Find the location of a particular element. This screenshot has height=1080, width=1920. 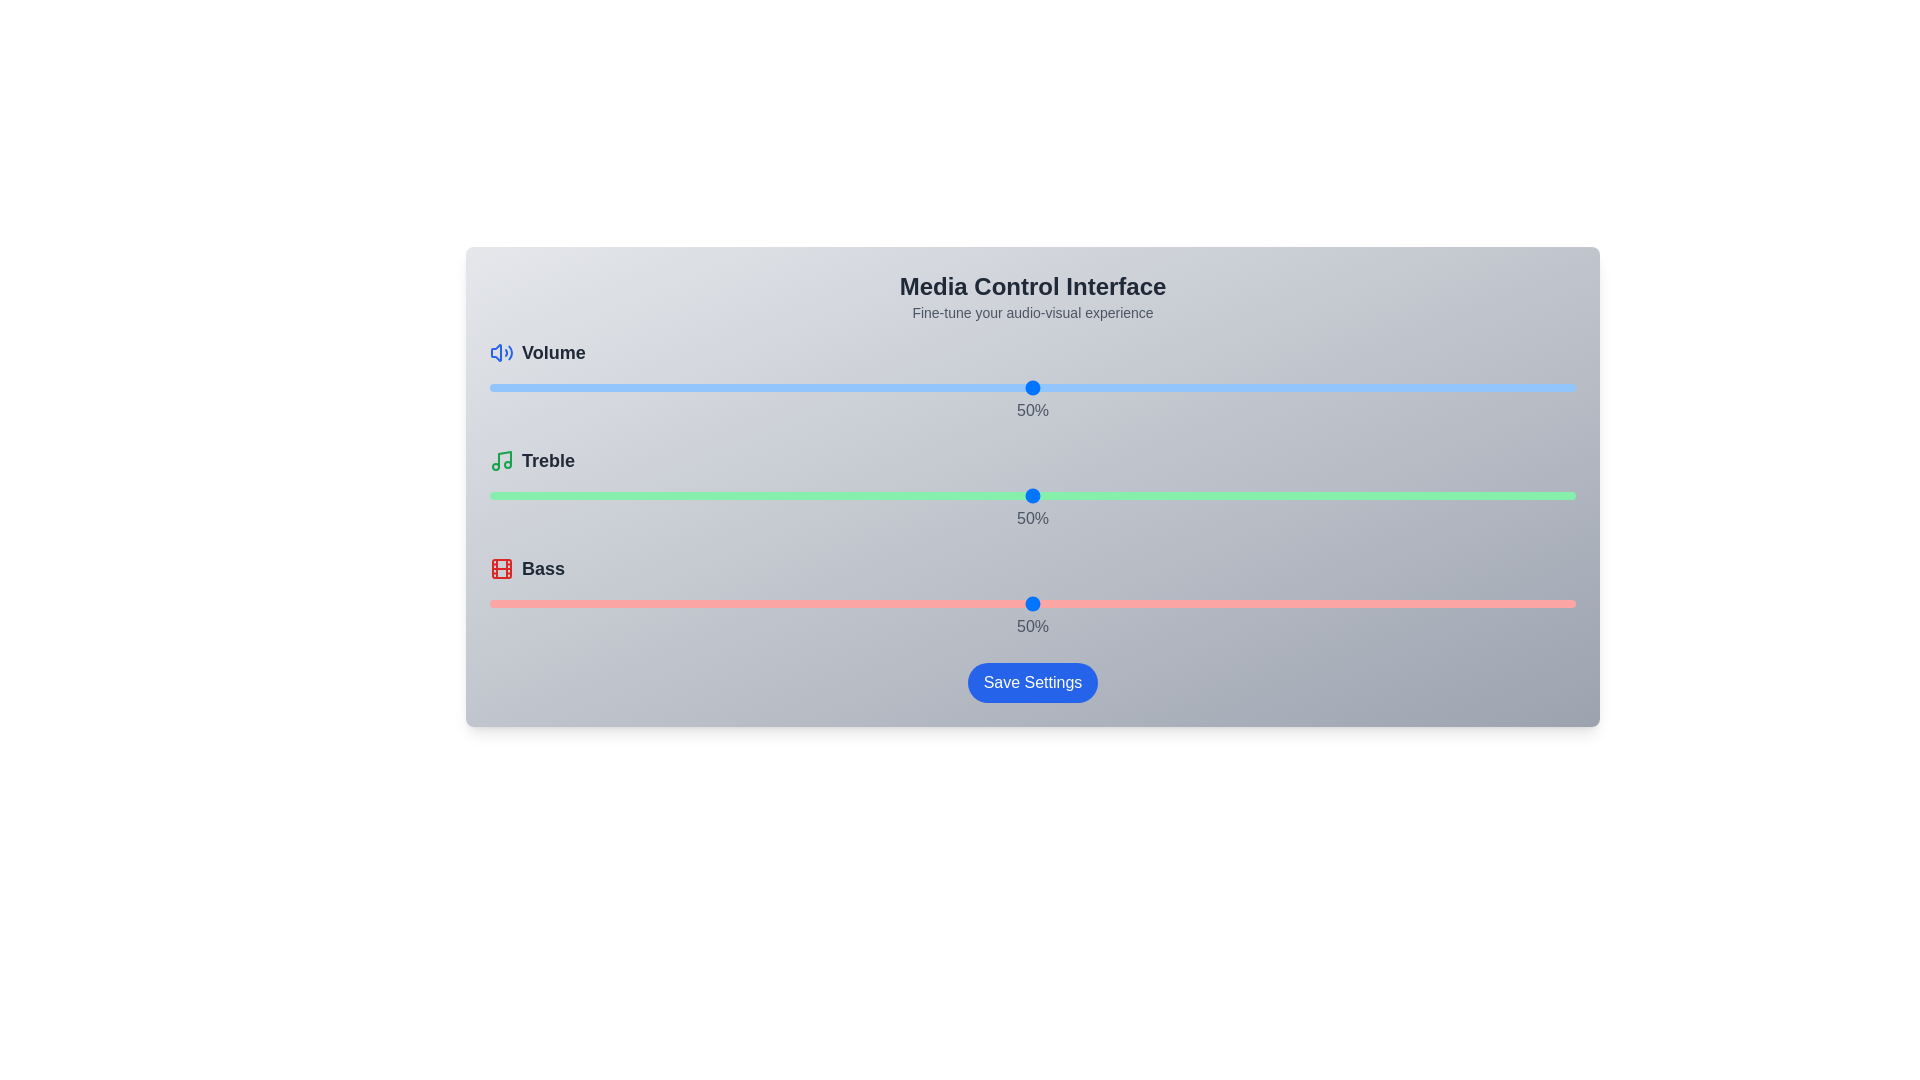

bass level is located at coordinates (1368, 603).